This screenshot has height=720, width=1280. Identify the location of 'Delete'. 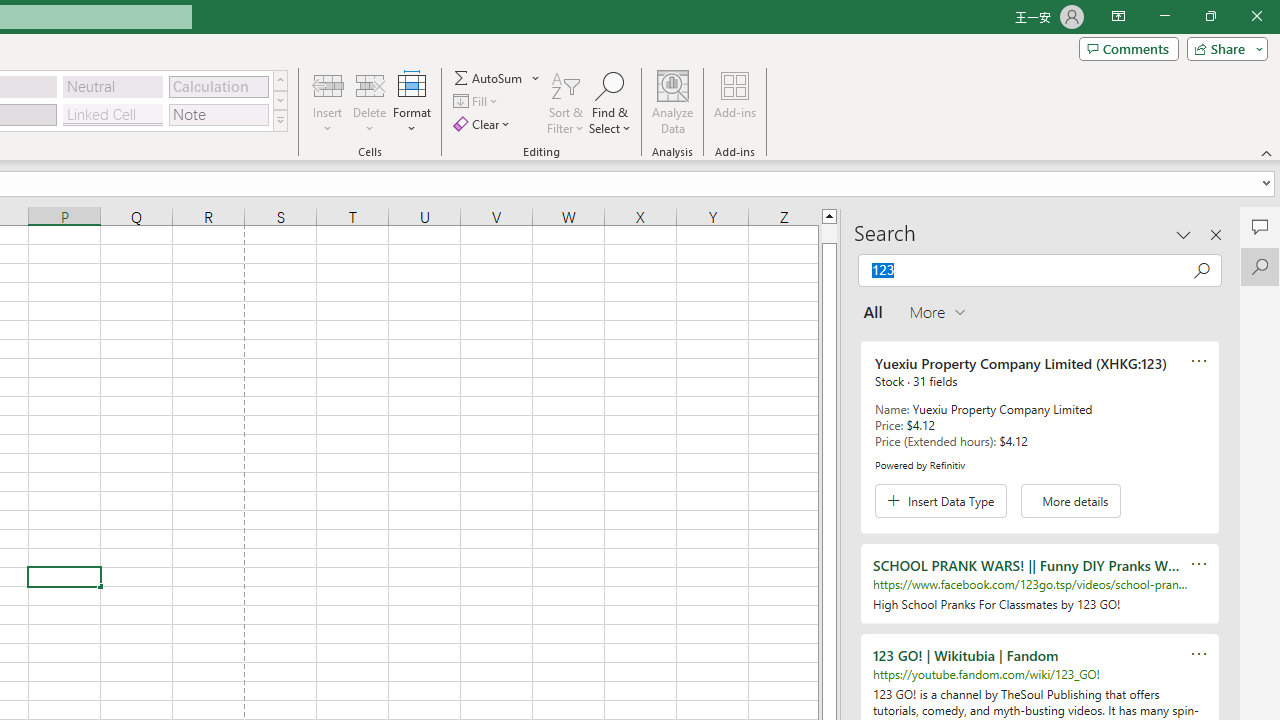
(369, 103).